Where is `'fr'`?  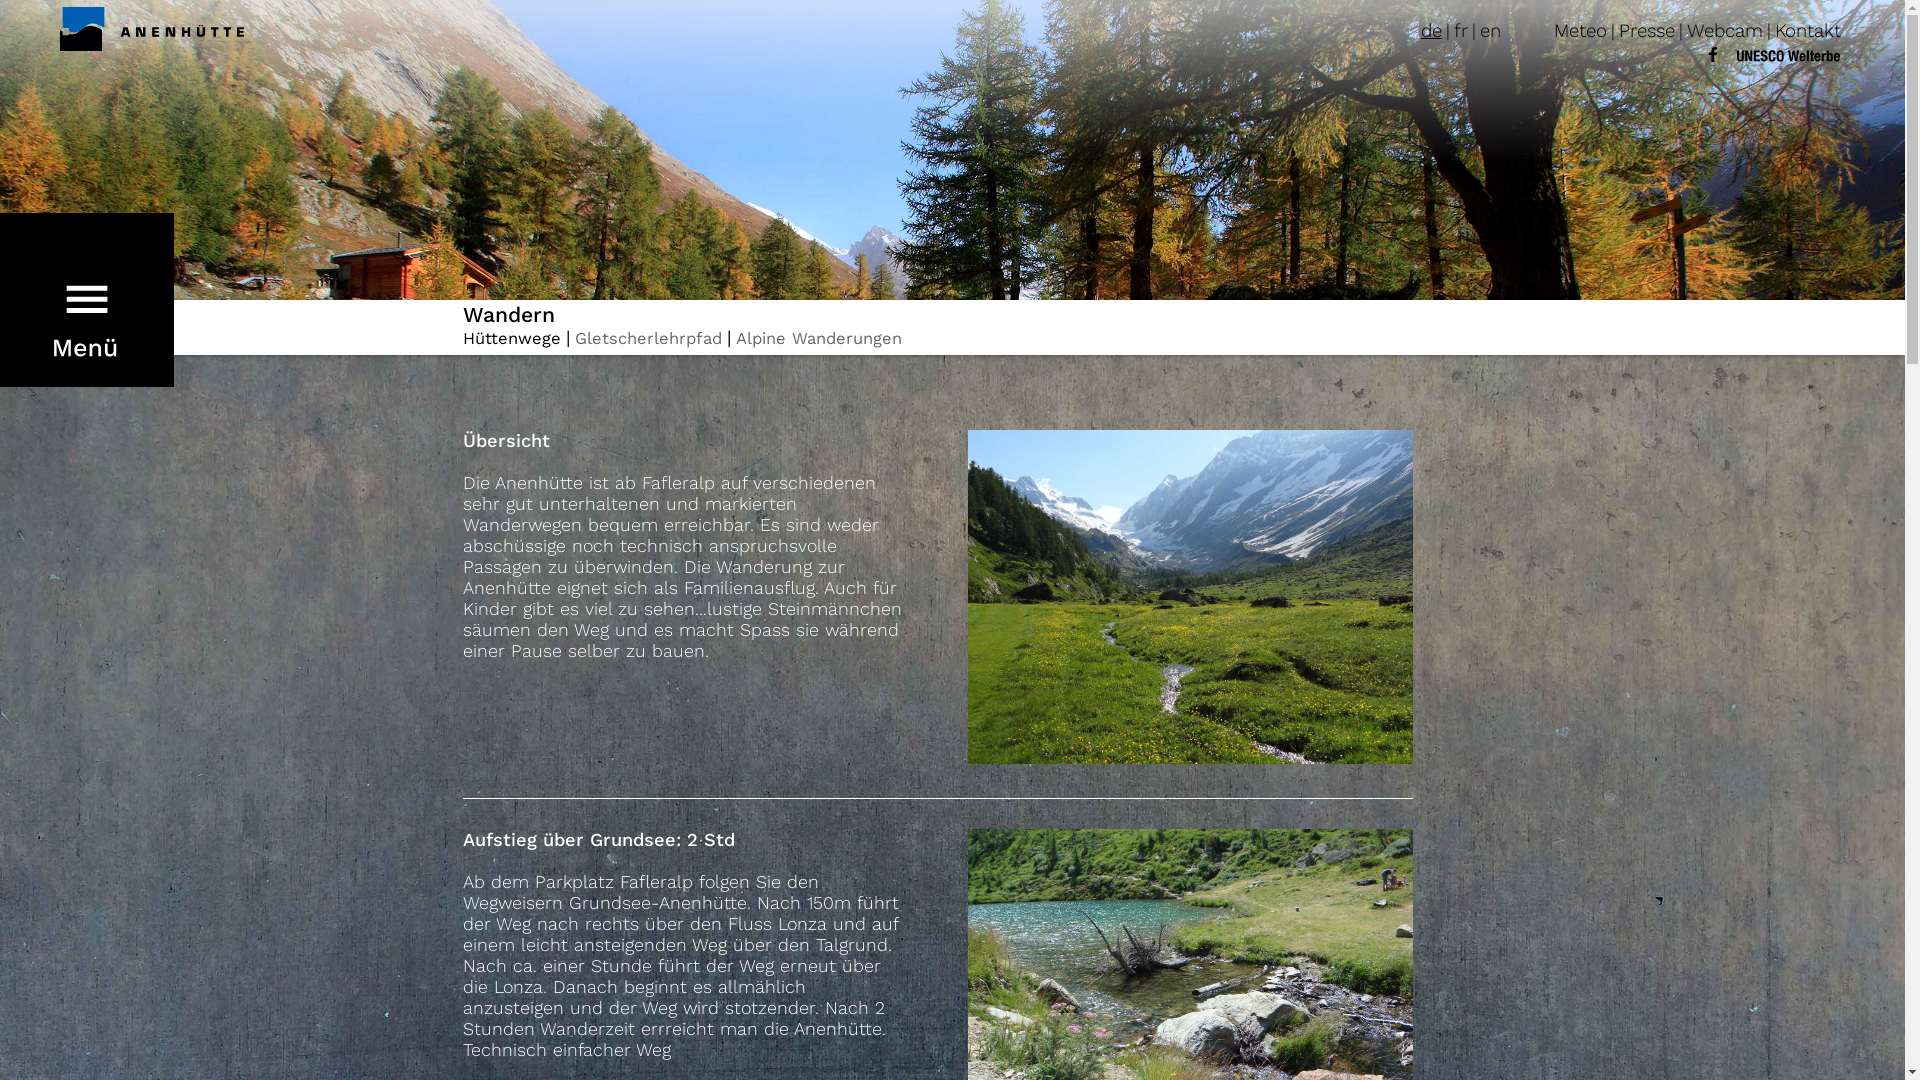
'fr' is located at coordinates (1460, 30).